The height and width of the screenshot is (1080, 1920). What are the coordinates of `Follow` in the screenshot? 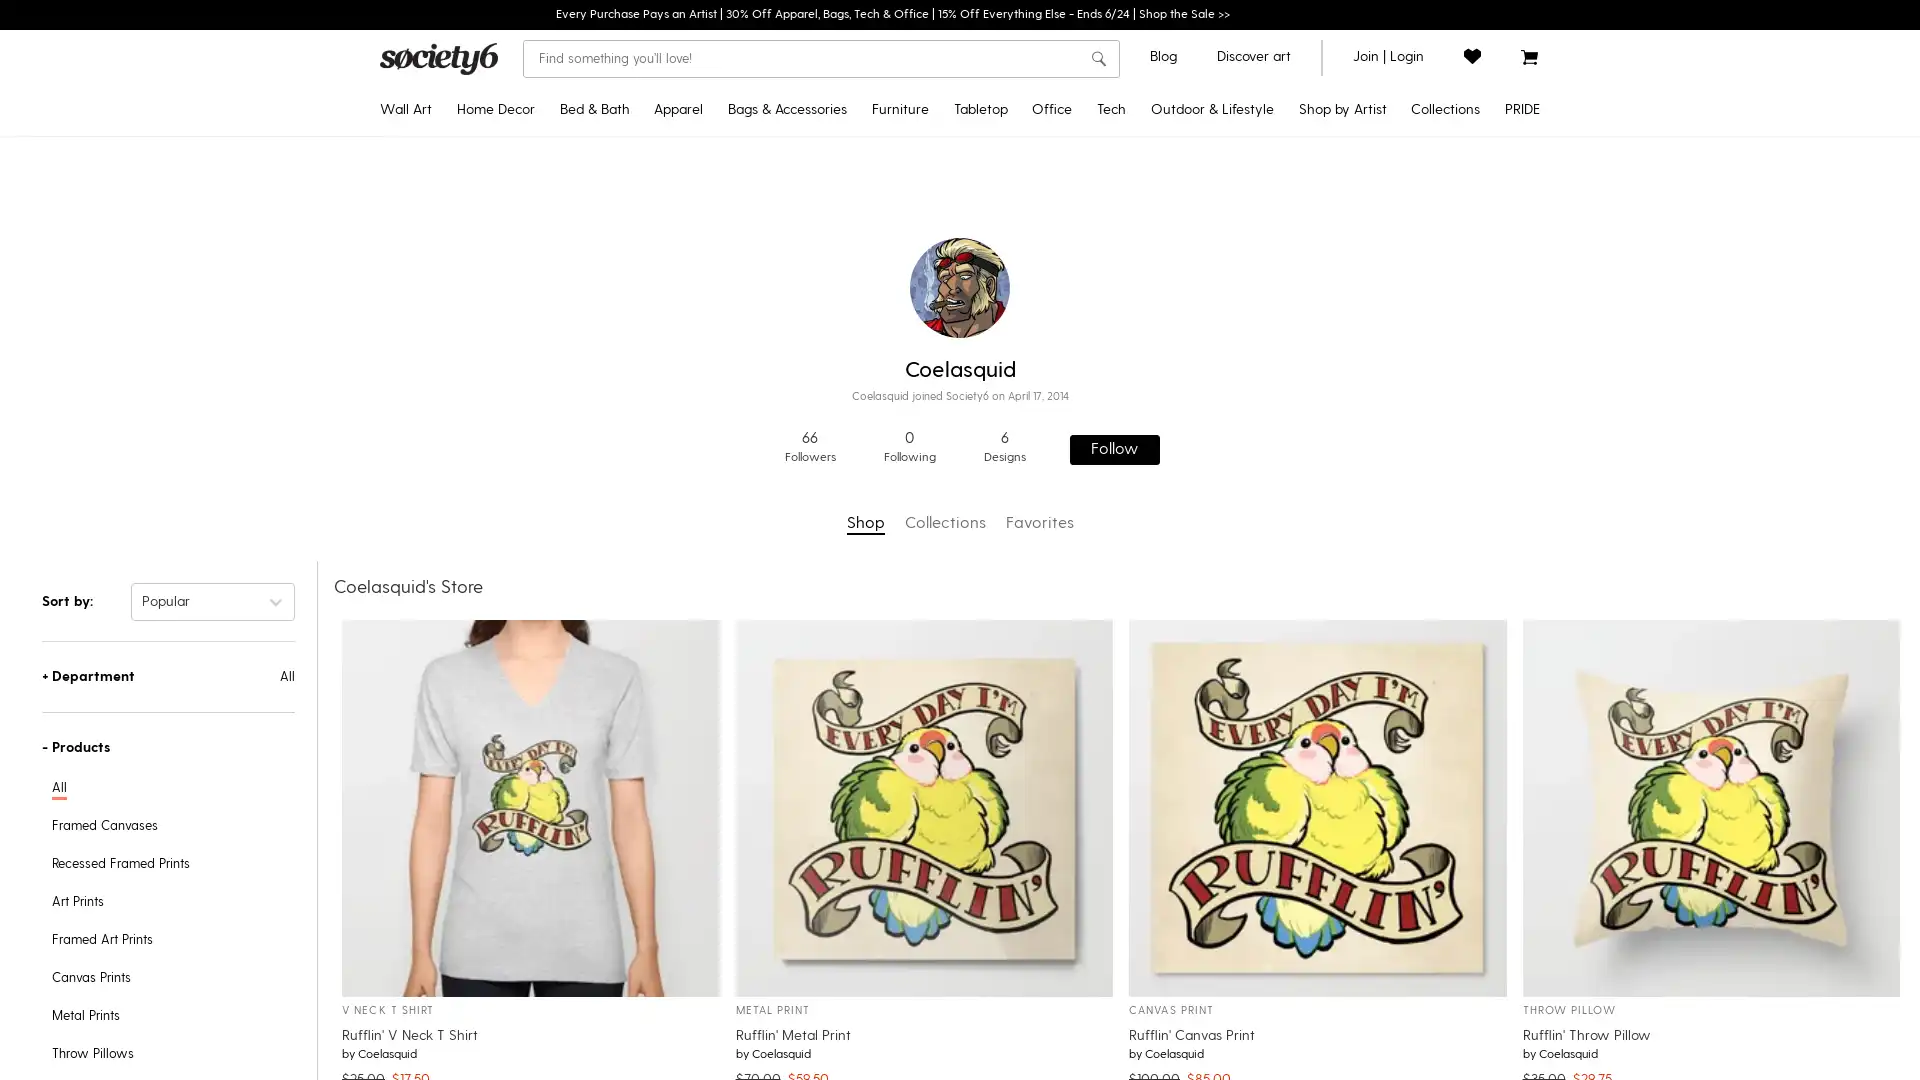 It's located at (1112, 447).